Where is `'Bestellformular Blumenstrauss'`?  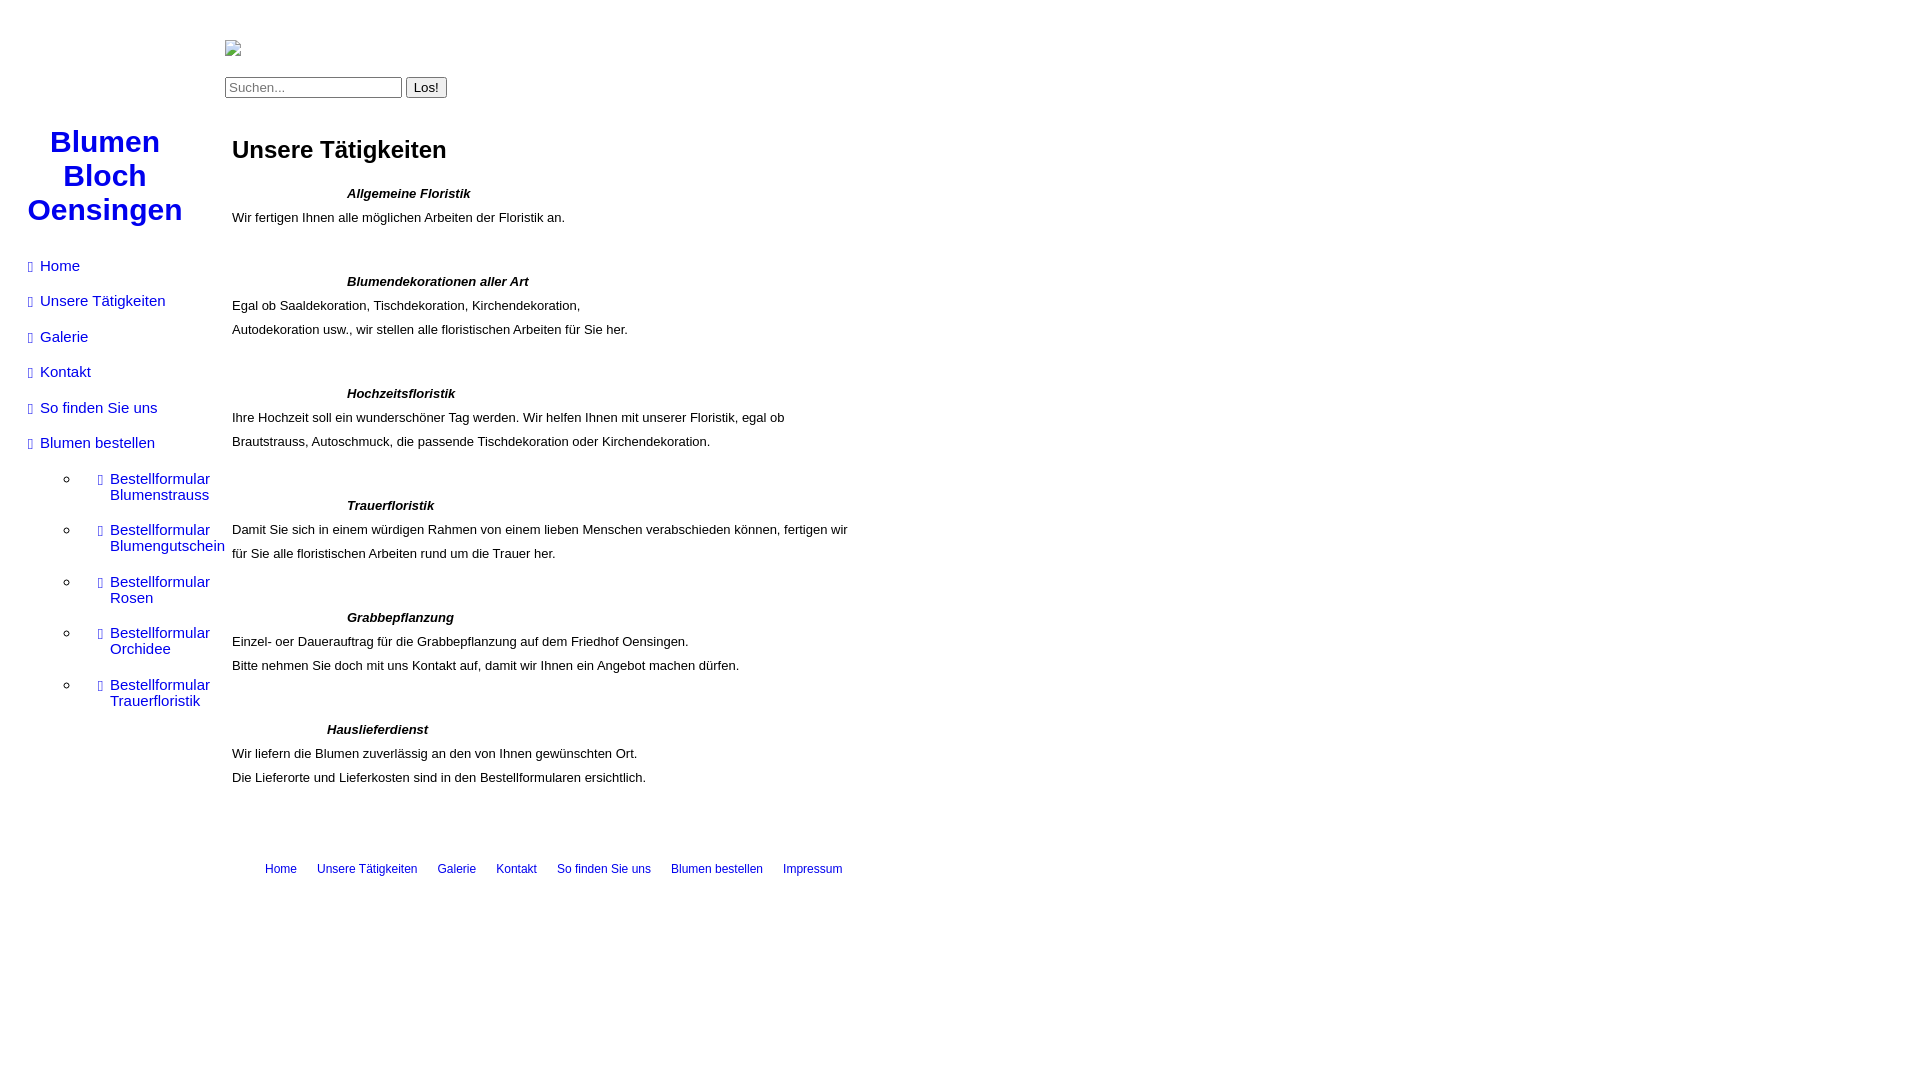
'Bestellformular Blumenstrauss' is located at coordinates (148, 486).